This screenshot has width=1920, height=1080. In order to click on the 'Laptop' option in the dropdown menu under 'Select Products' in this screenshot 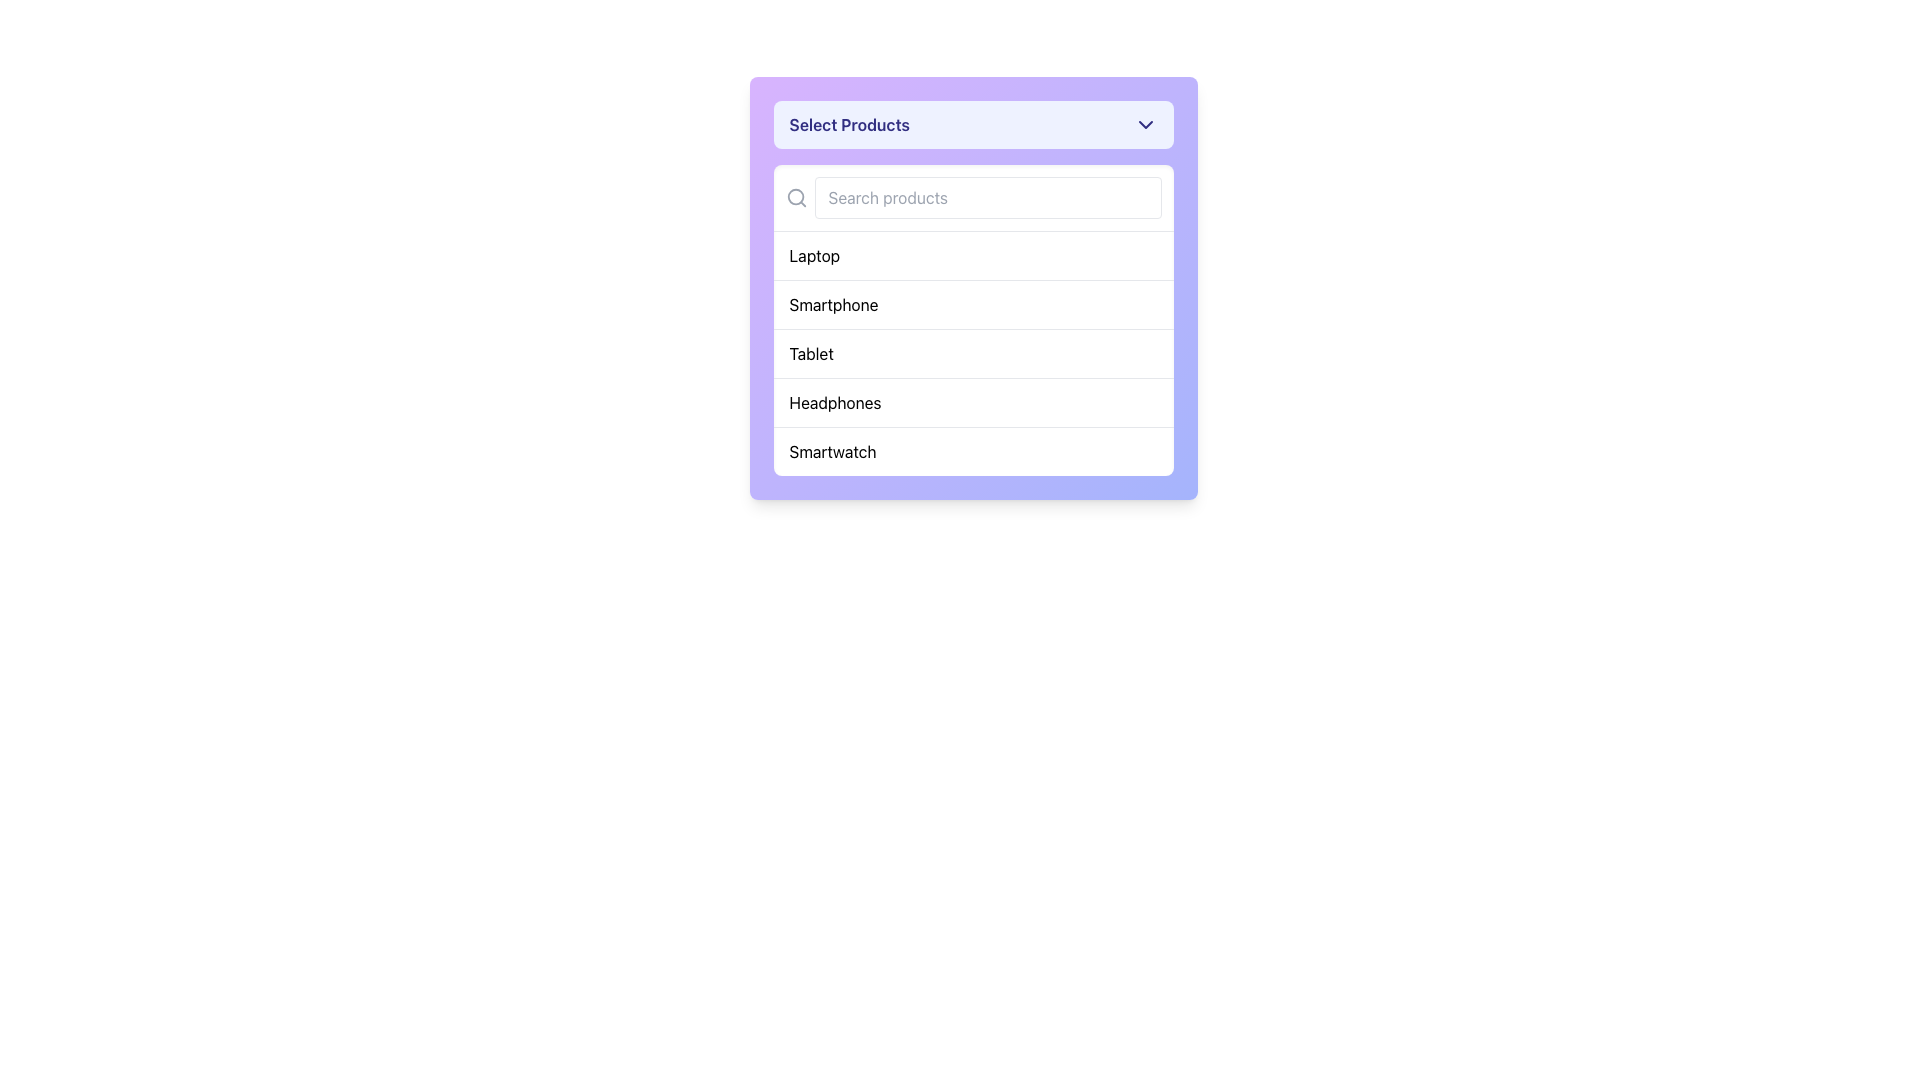, I will do `click(814, 254)`.